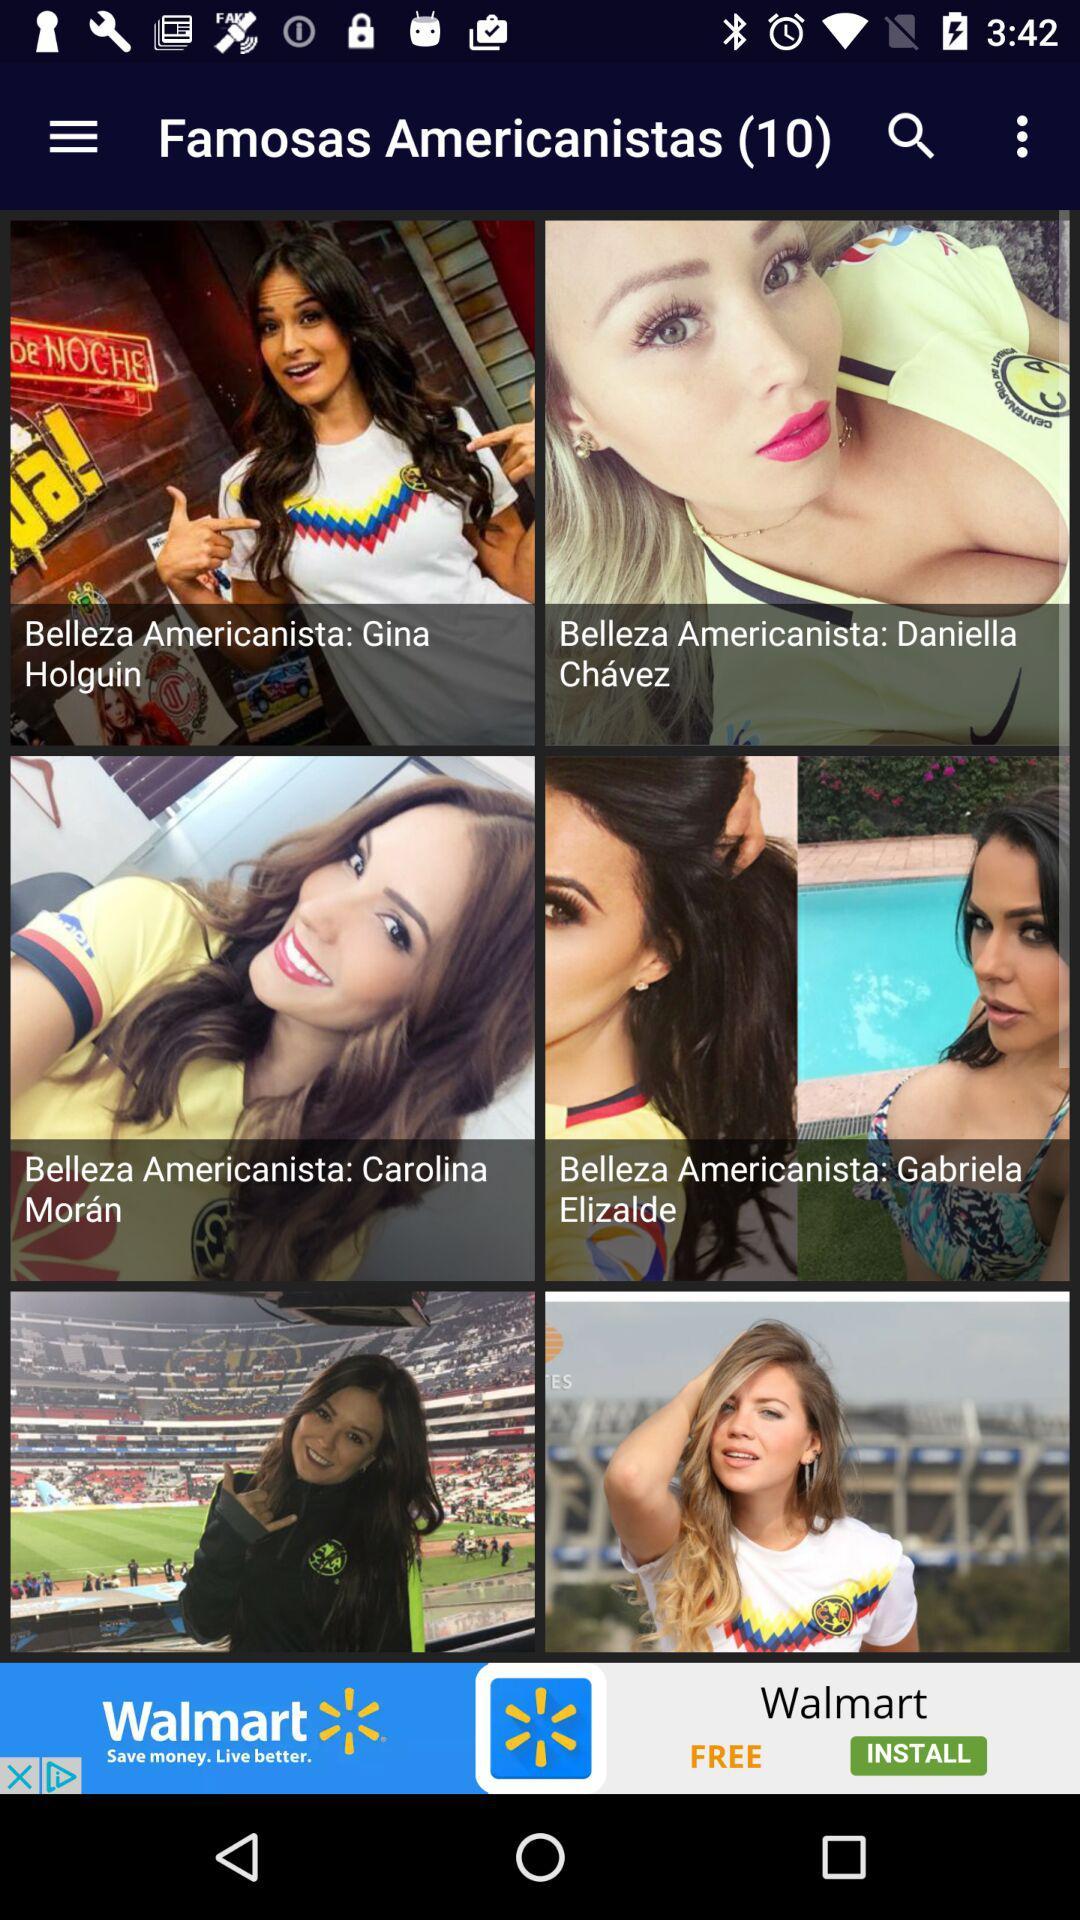 The height and width of the screenshot is (1920, 1080). I want to click on advertising area, so click(540, 1727).